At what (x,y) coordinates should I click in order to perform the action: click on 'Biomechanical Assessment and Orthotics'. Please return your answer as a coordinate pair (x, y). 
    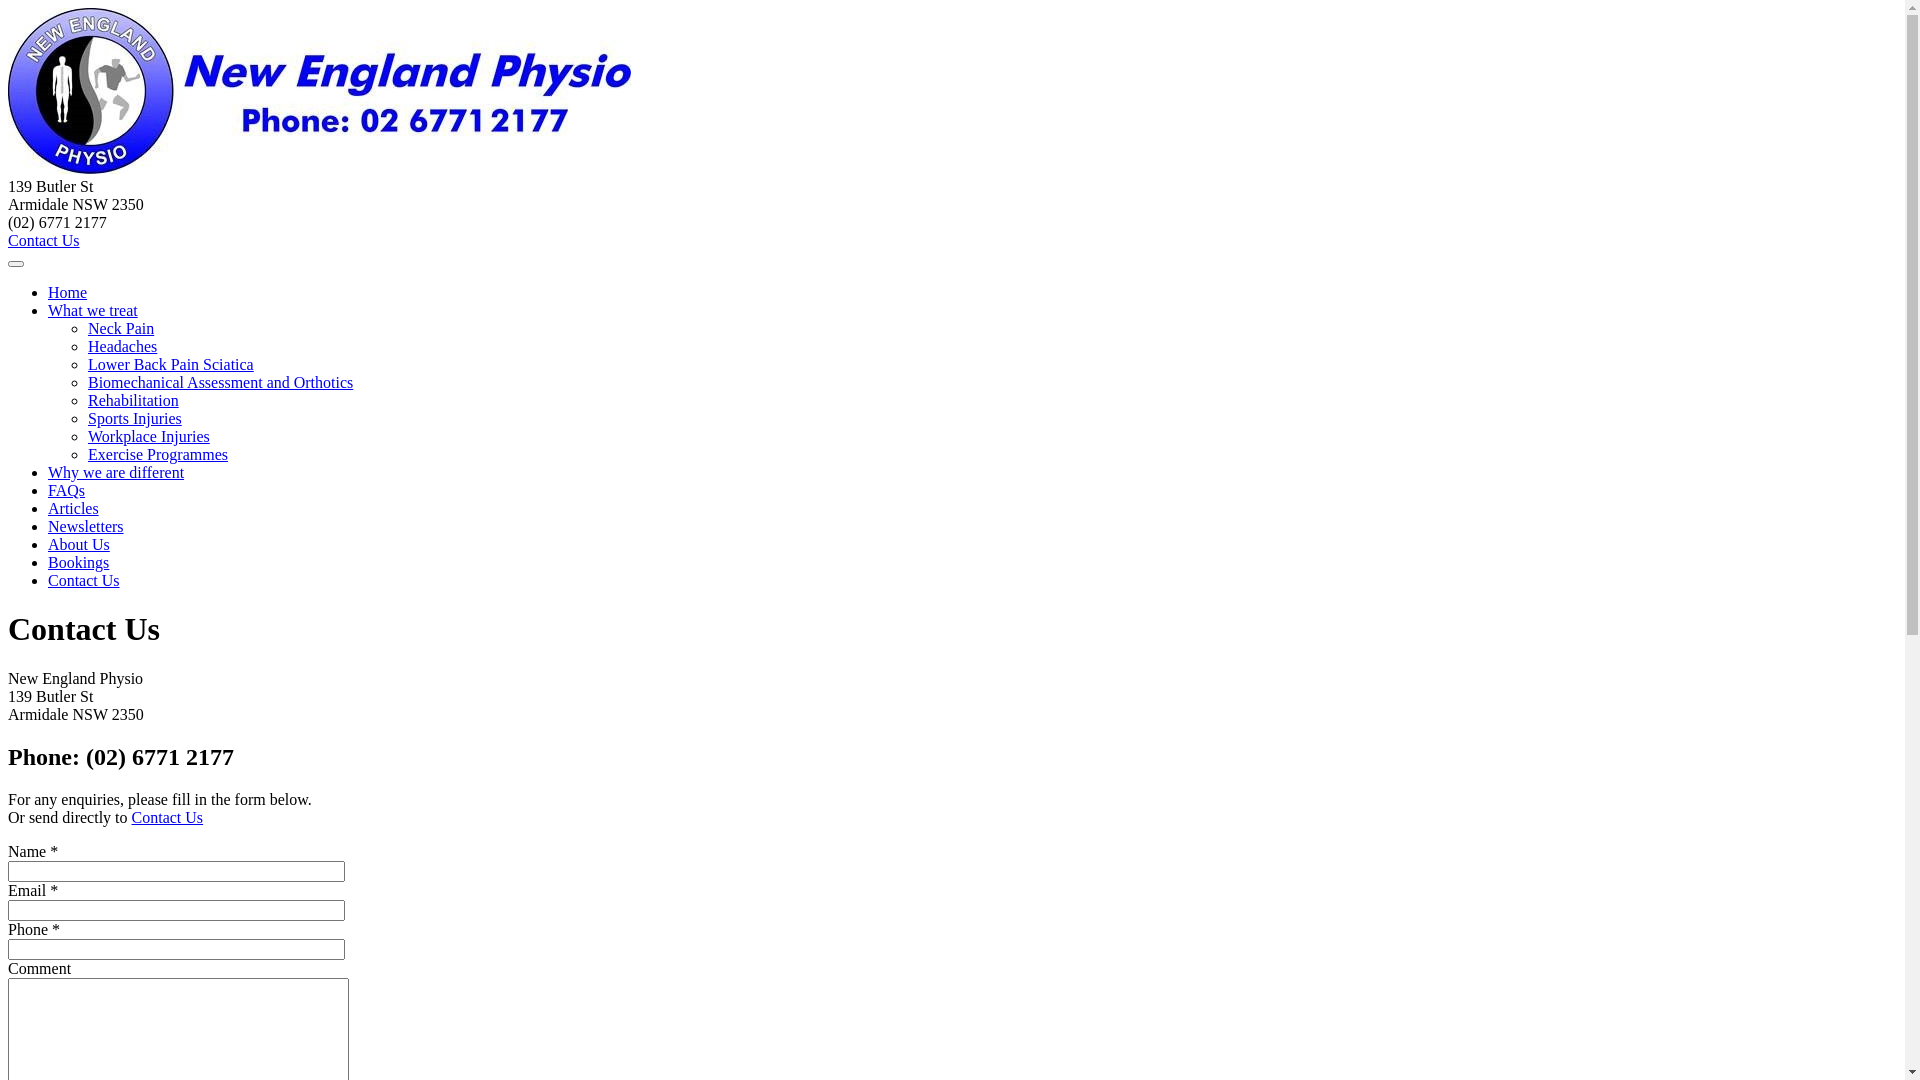
    Looking at the image, I should click on (86, 382).